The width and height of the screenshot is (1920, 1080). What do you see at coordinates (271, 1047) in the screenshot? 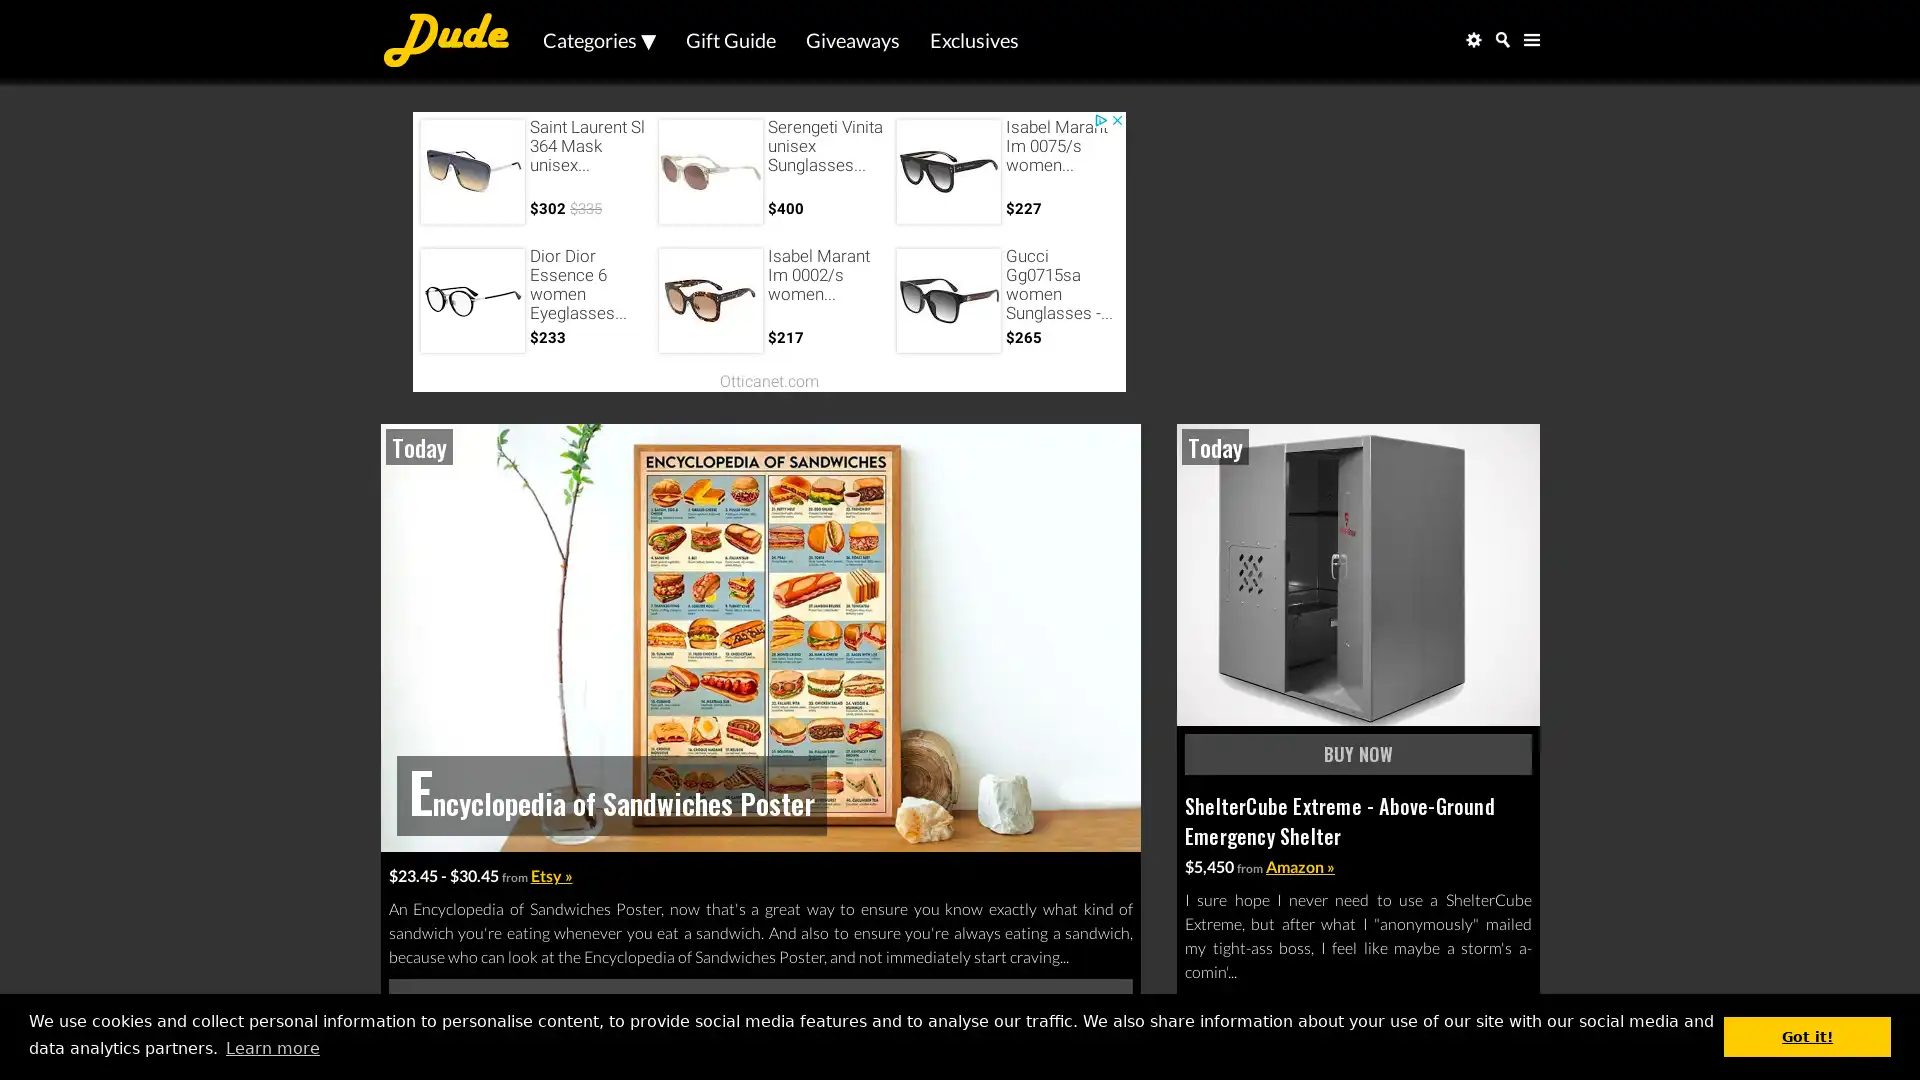
I see `learn more about cookies` at bounding box center [271, 1047].